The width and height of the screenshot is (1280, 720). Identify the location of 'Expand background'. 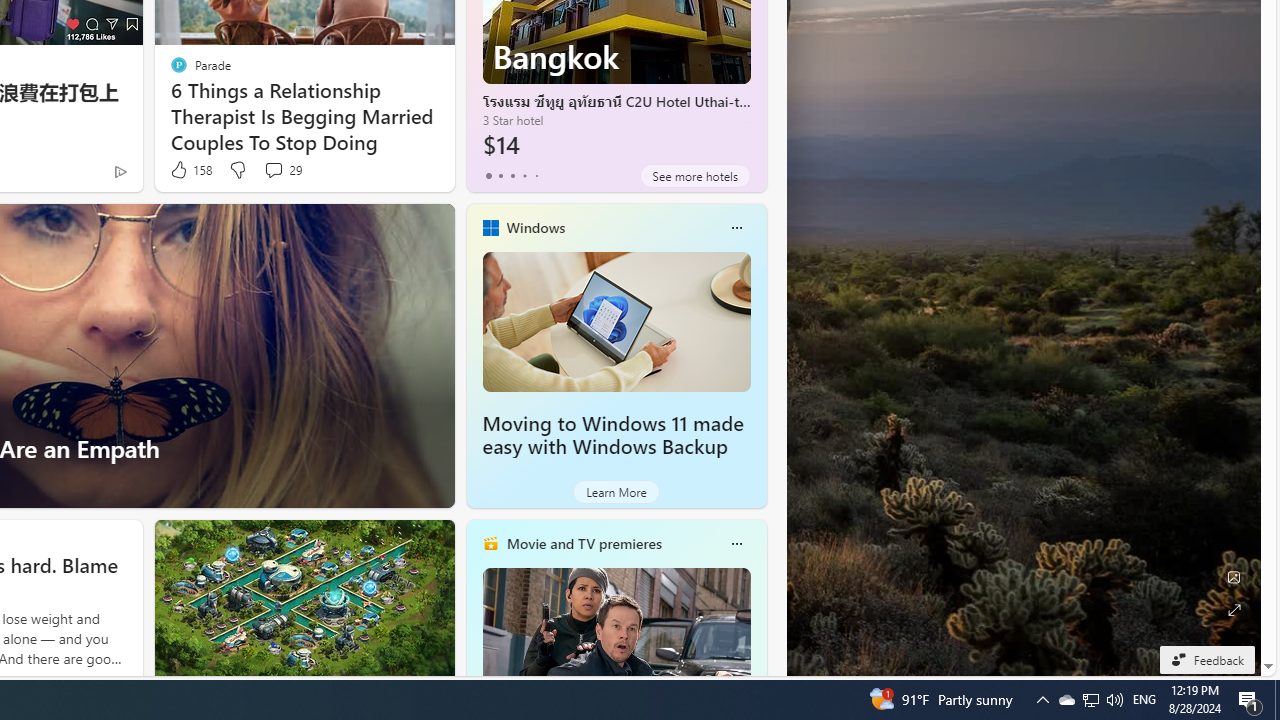
(1232, 609).